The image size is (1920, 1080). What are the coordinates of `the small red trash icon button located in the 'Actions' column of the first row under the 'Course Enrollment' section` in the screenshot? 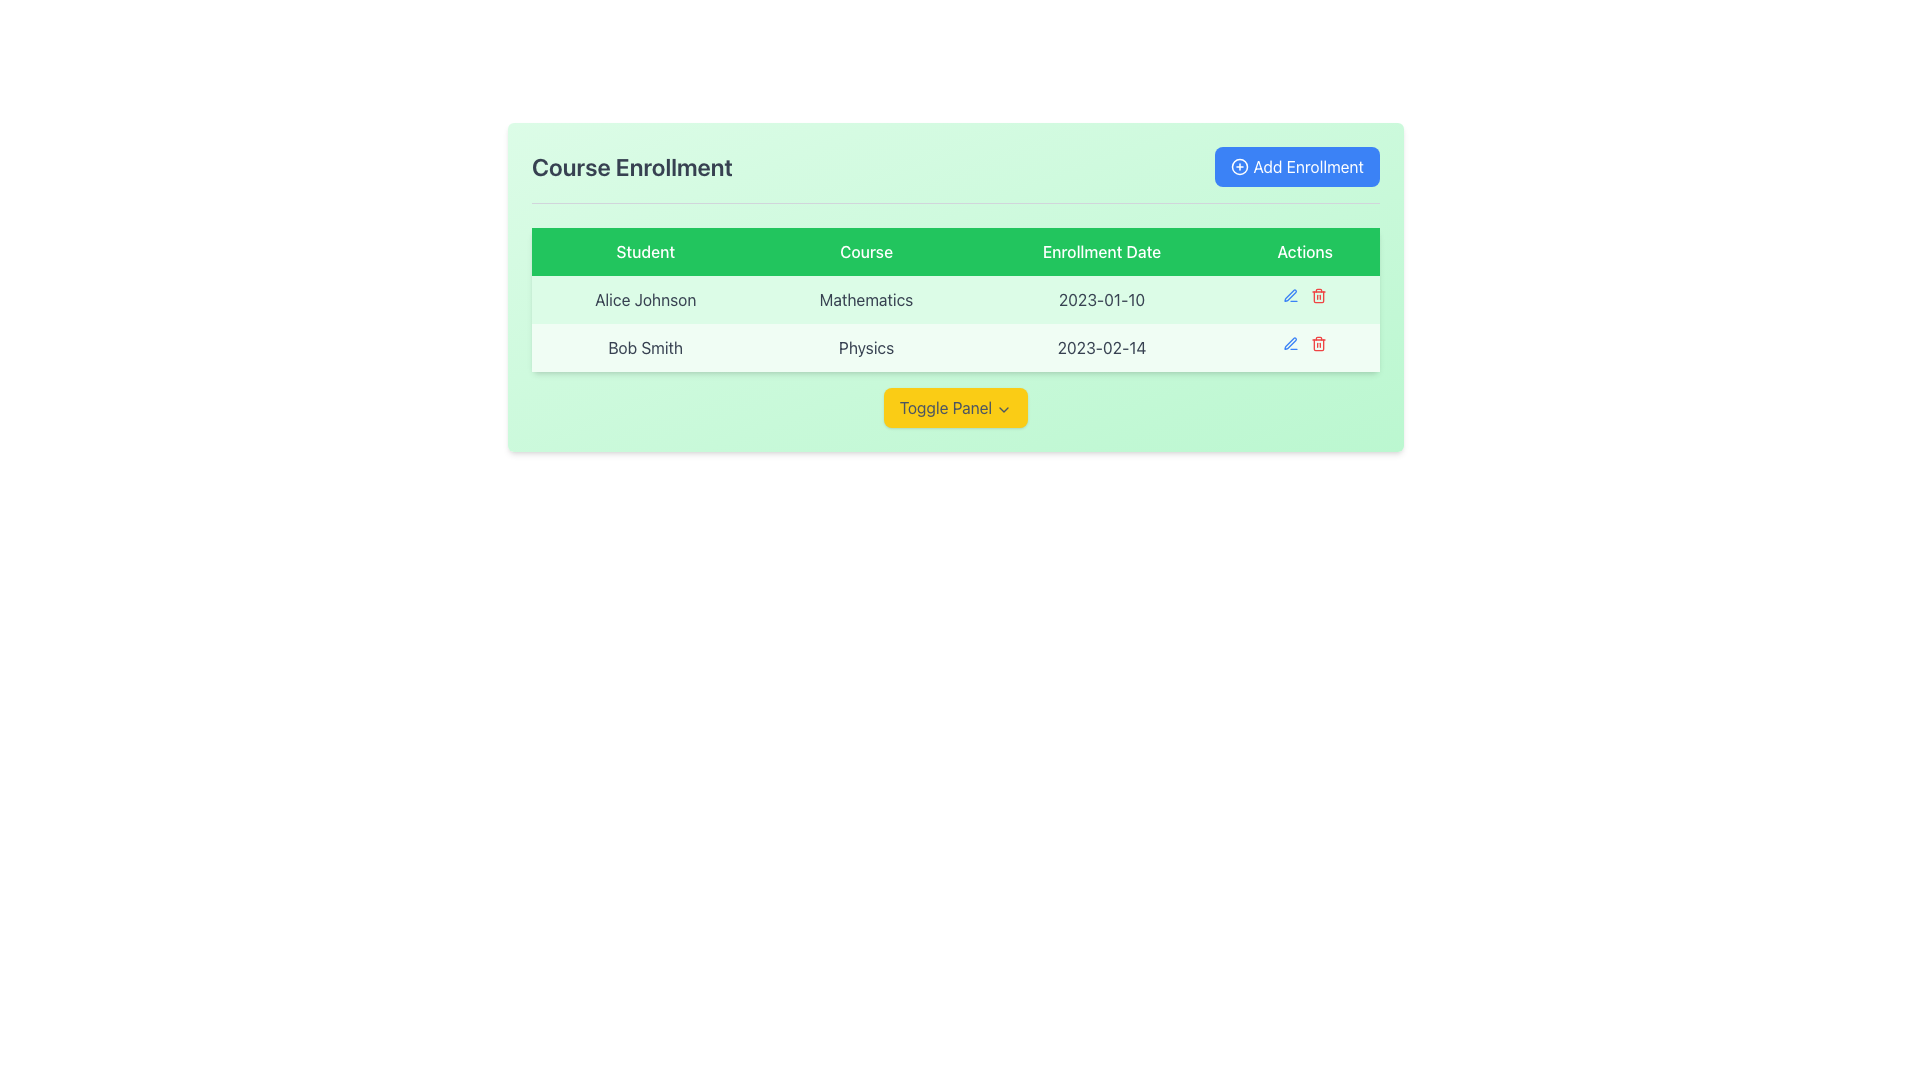 It's located at (1319, 296).